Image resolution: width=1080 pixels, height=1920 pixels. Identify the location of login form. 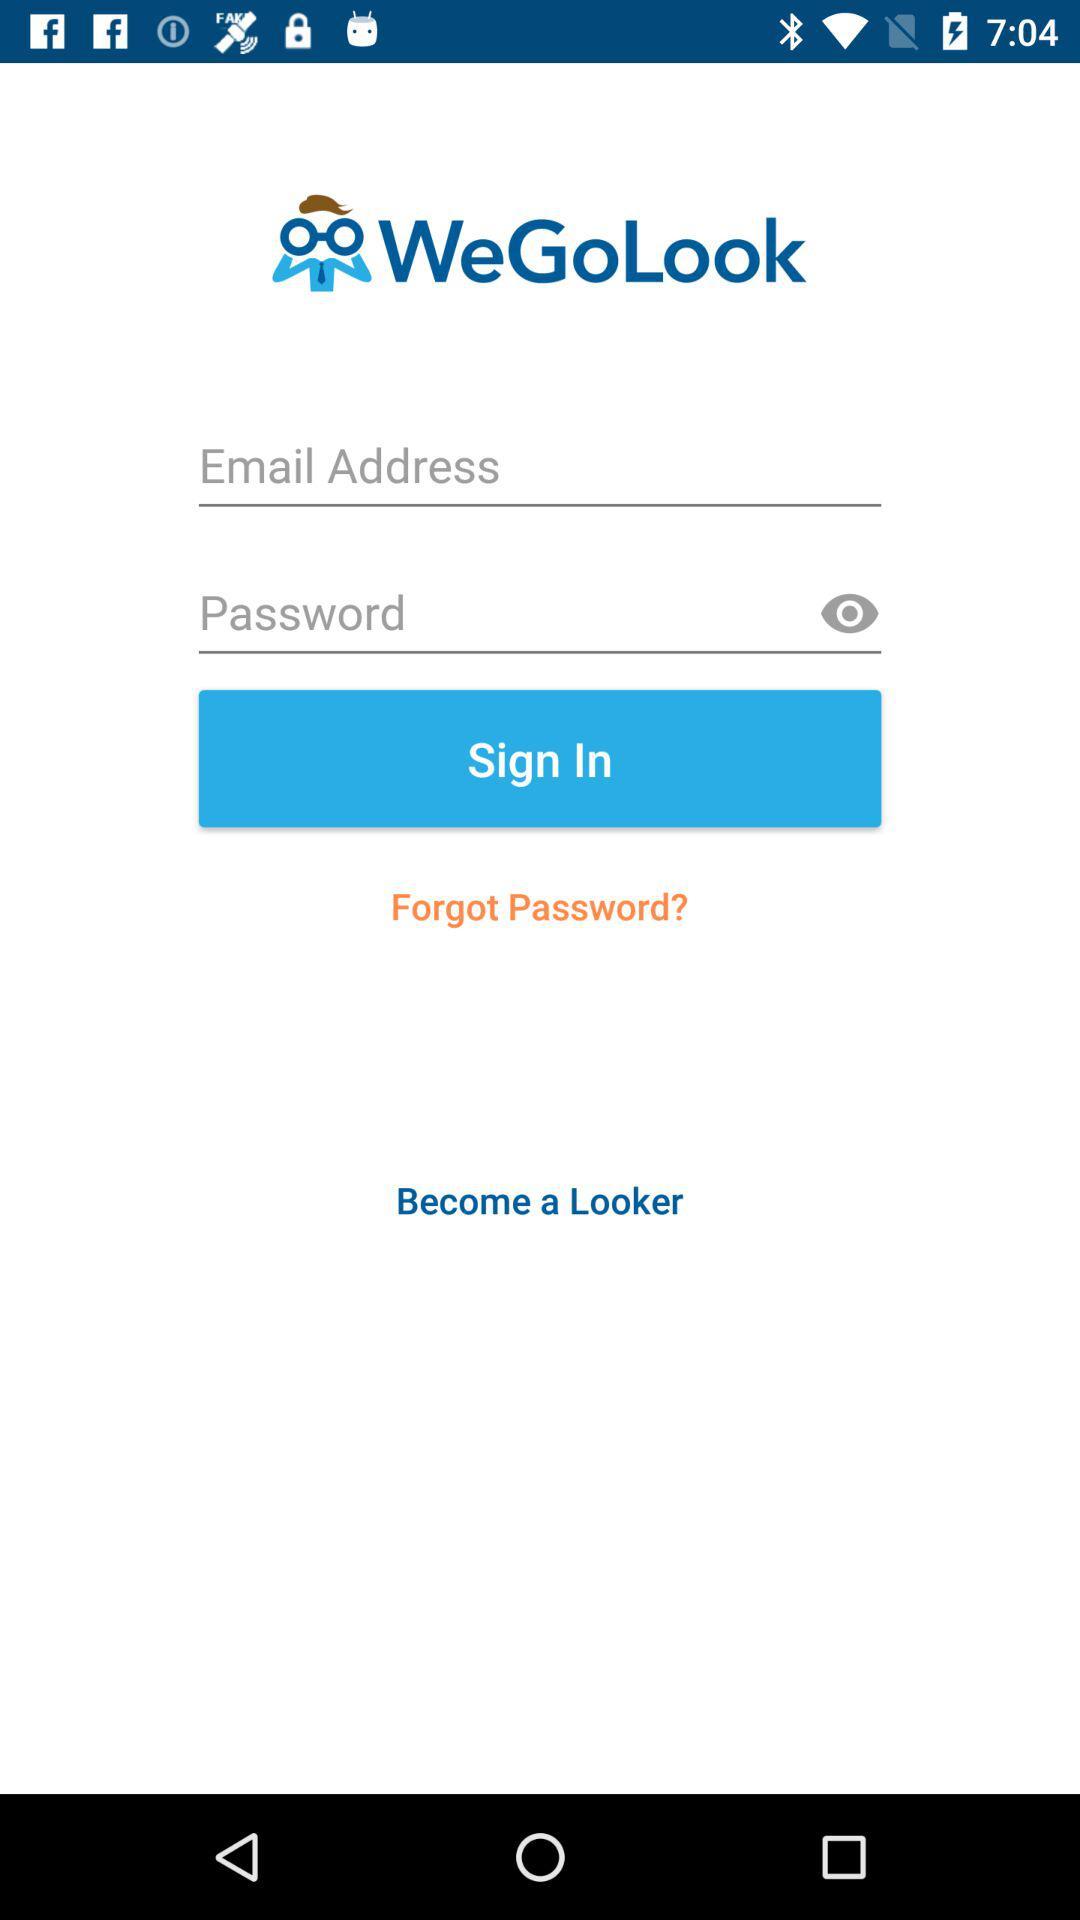
(540, 466).